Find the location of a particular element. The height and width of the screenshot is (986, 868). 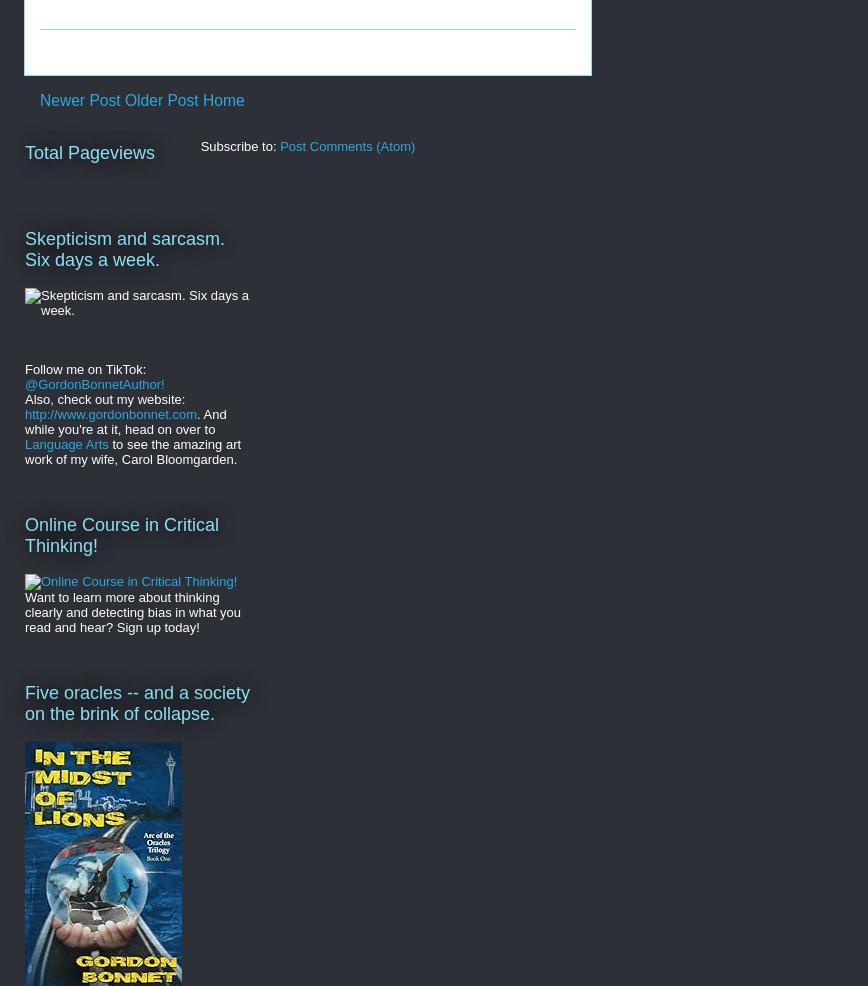

'Newer Post' is located at coordinates (40, 100).